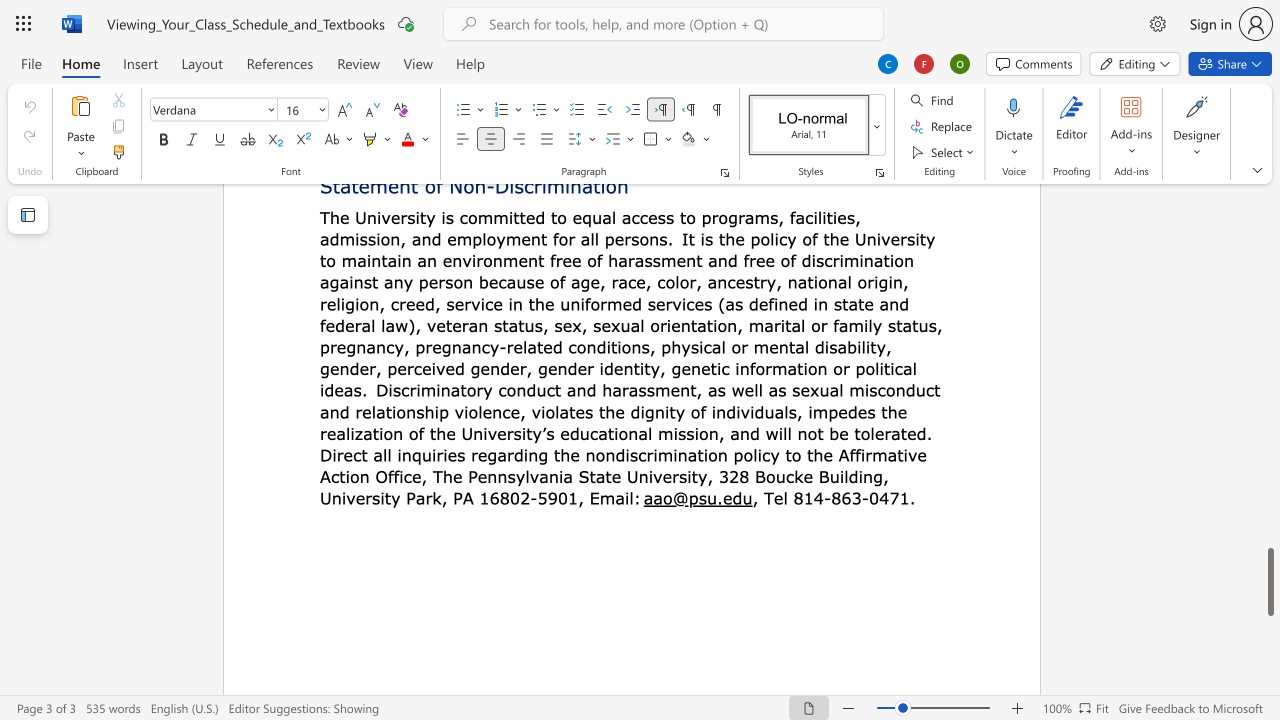 This screenshot has width=1280, height=720. Describe the element at coordinates (1269, 380) in the screenshot. I see `the scrollbar to slide the page up` at that location.